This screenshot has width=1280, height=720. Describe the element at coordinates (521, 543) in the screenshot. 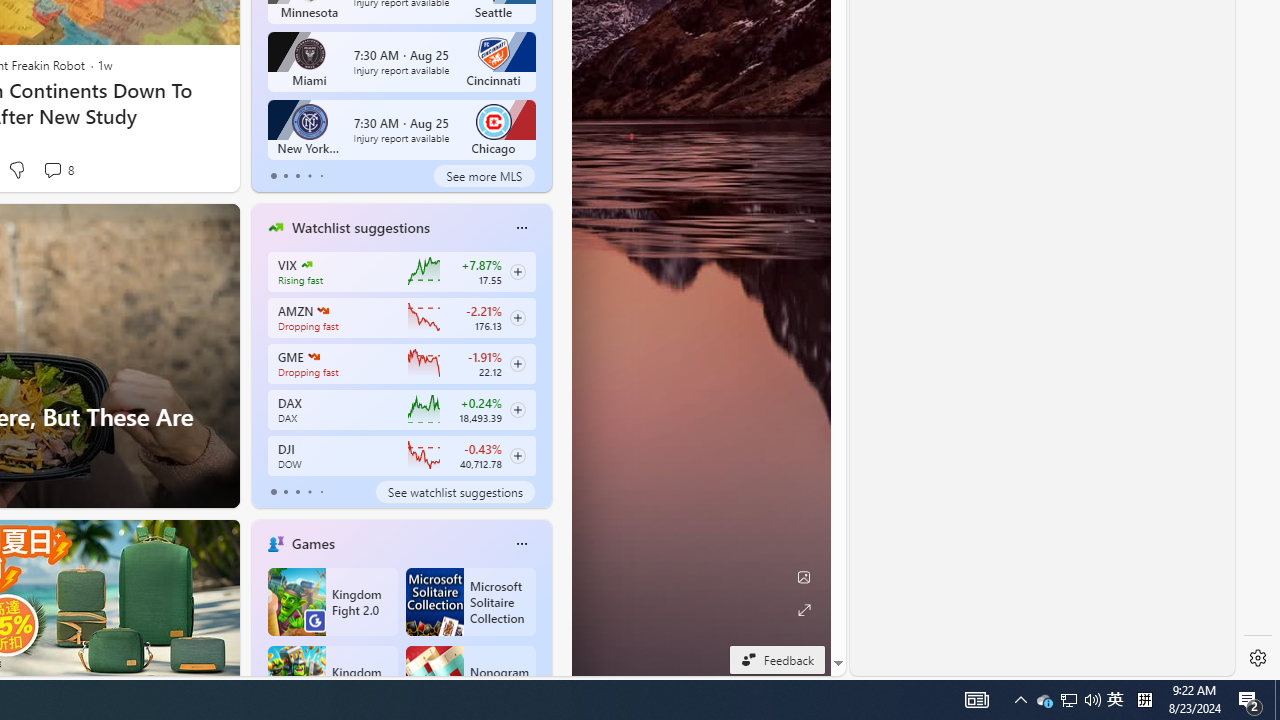

I see `'Class: icon-img'` at that location.